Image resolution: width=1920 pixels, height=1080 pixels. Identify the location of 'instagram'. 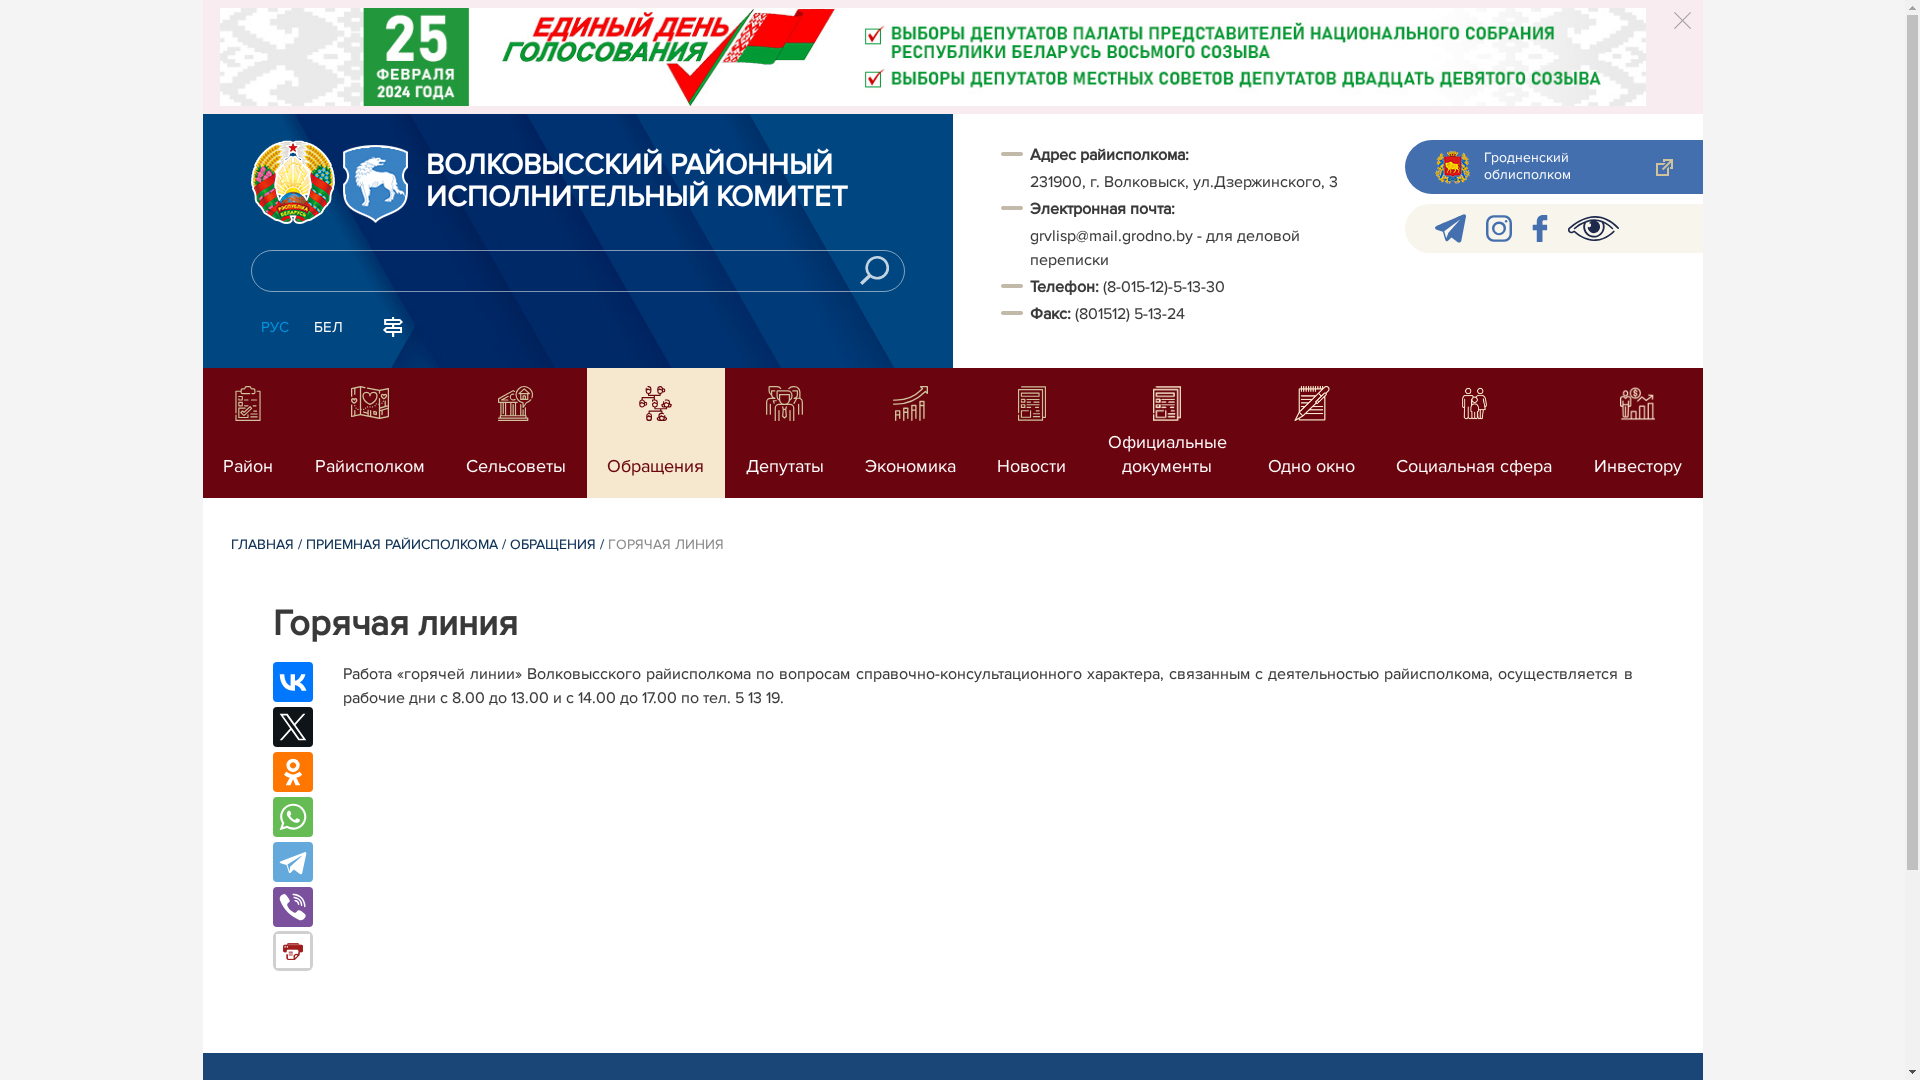
(1498, 227).